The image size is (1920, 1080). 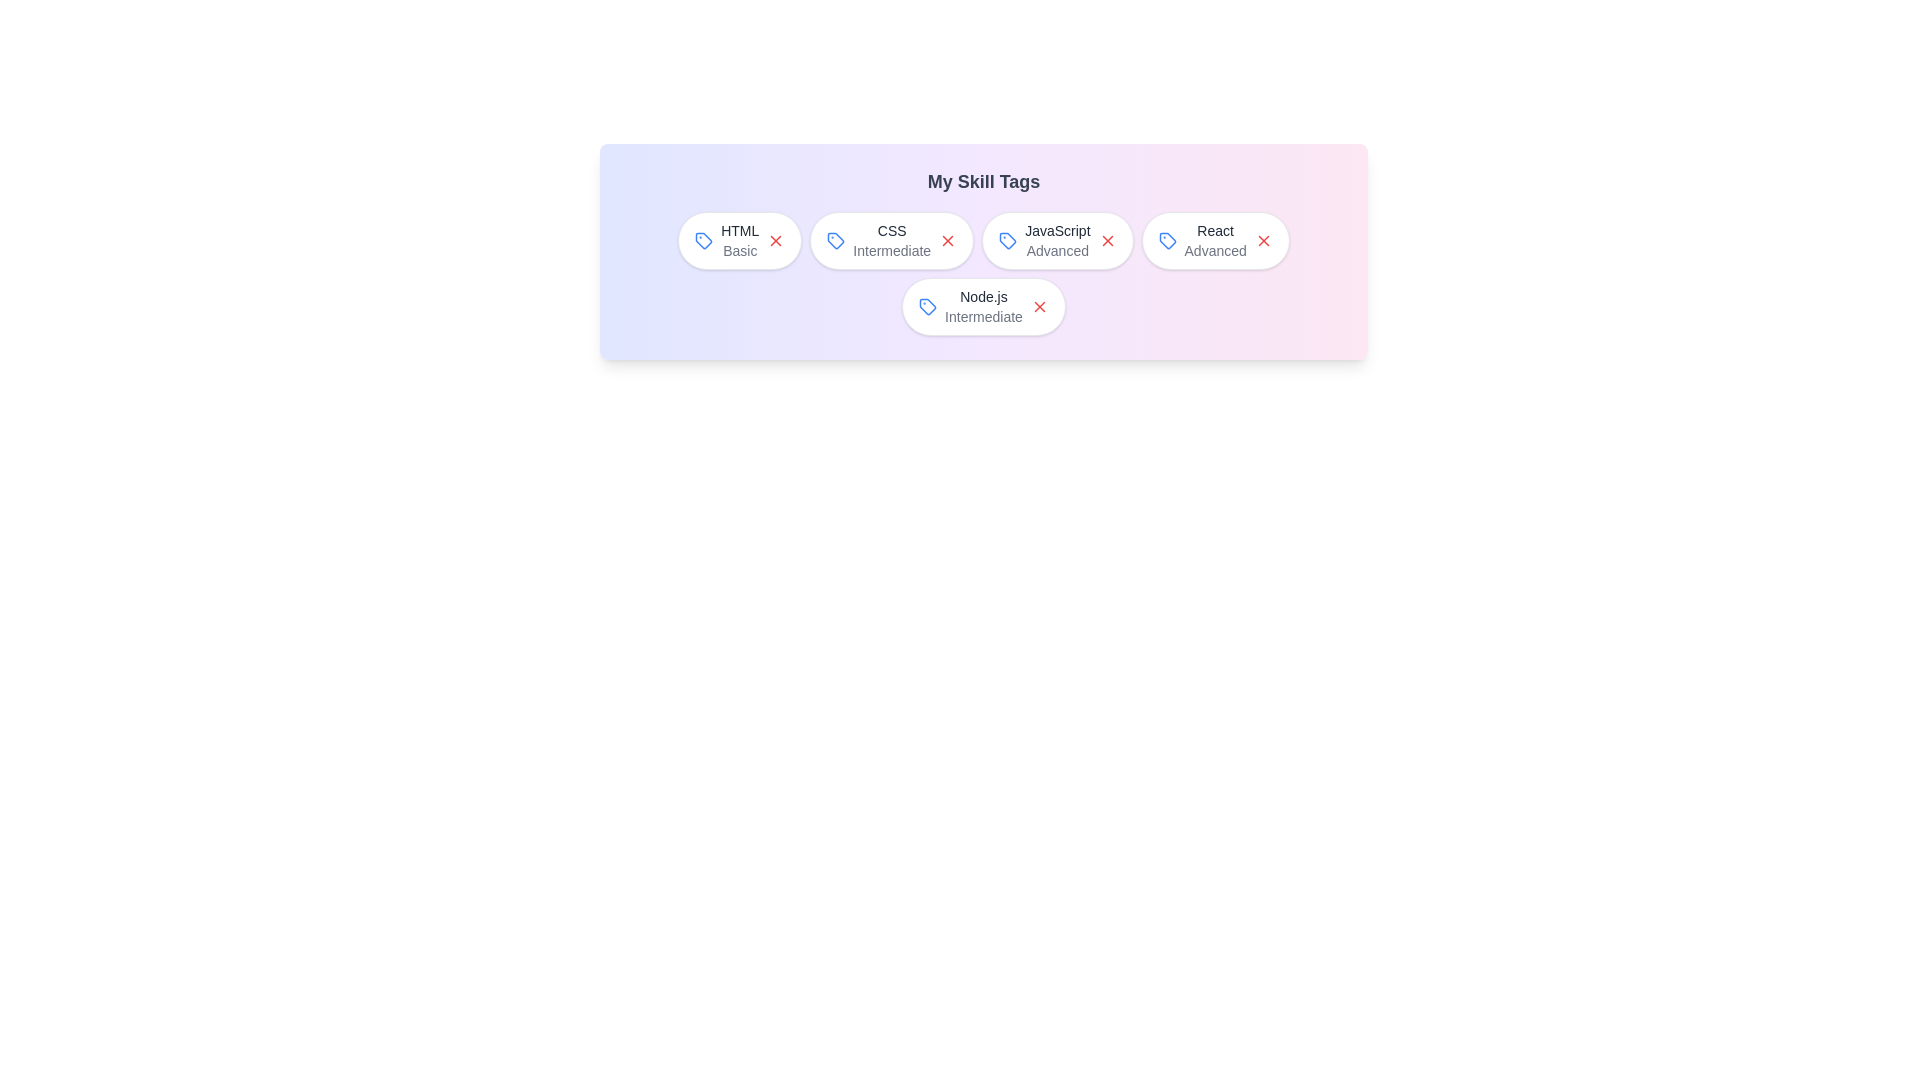 What do you see at coordinates (738, 239) in the screenshot?
I see `the skill label HTML to select it` at bounding box center [738, 239].